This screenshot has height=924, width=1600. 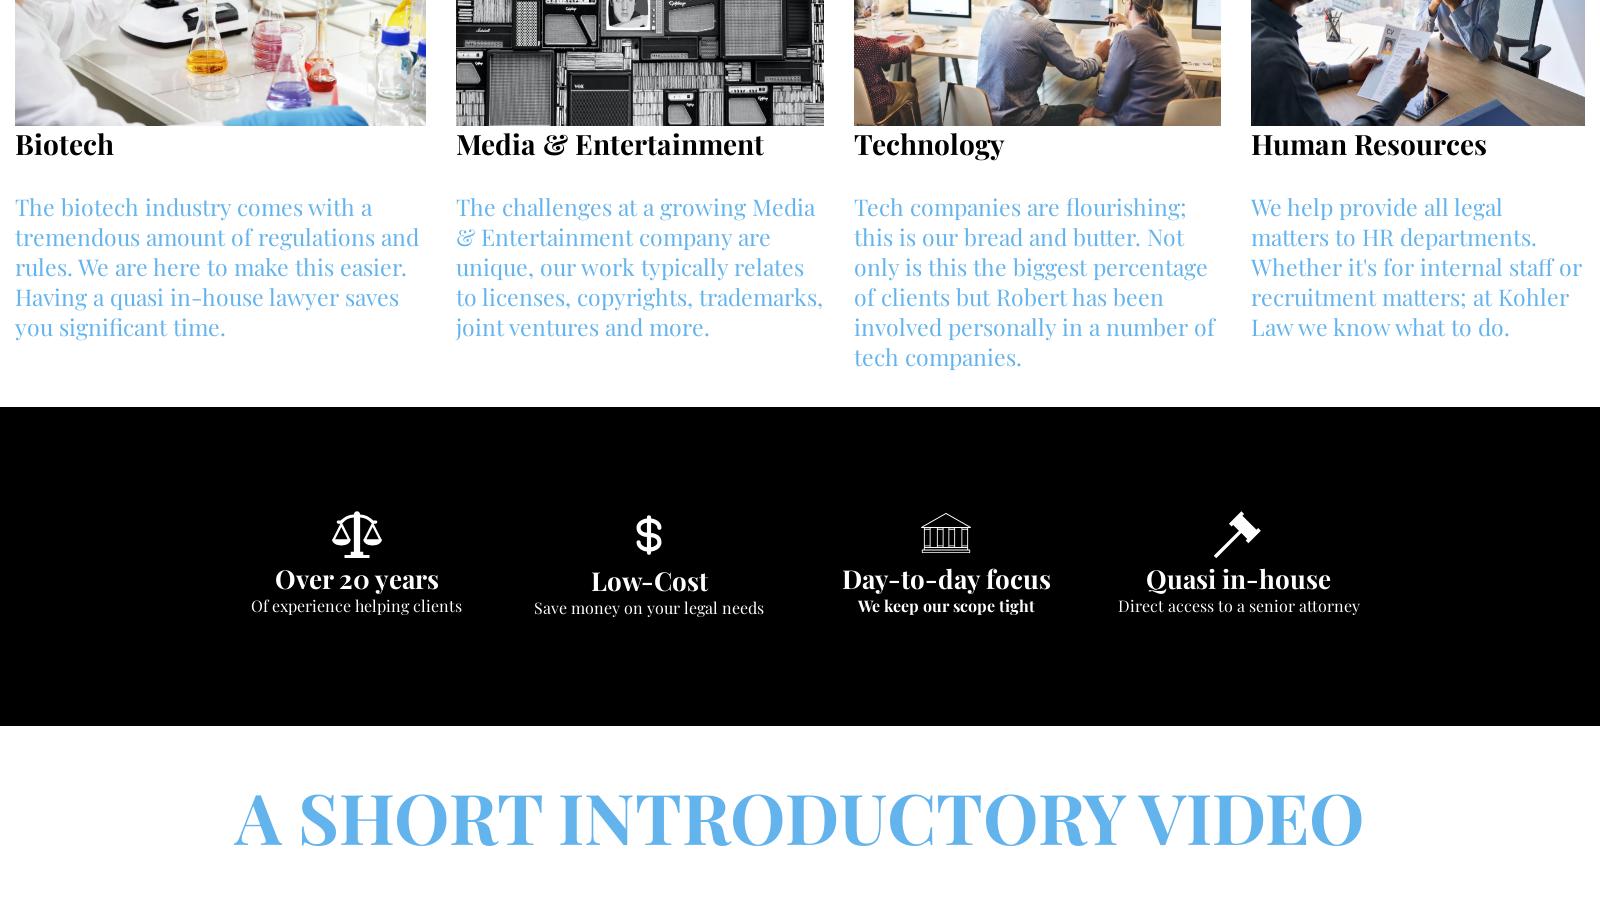 What do you see at coordinates (648, 606) in the screenshot?
I see `'Save money on your legal needs'` at bounding box center [648, 606].